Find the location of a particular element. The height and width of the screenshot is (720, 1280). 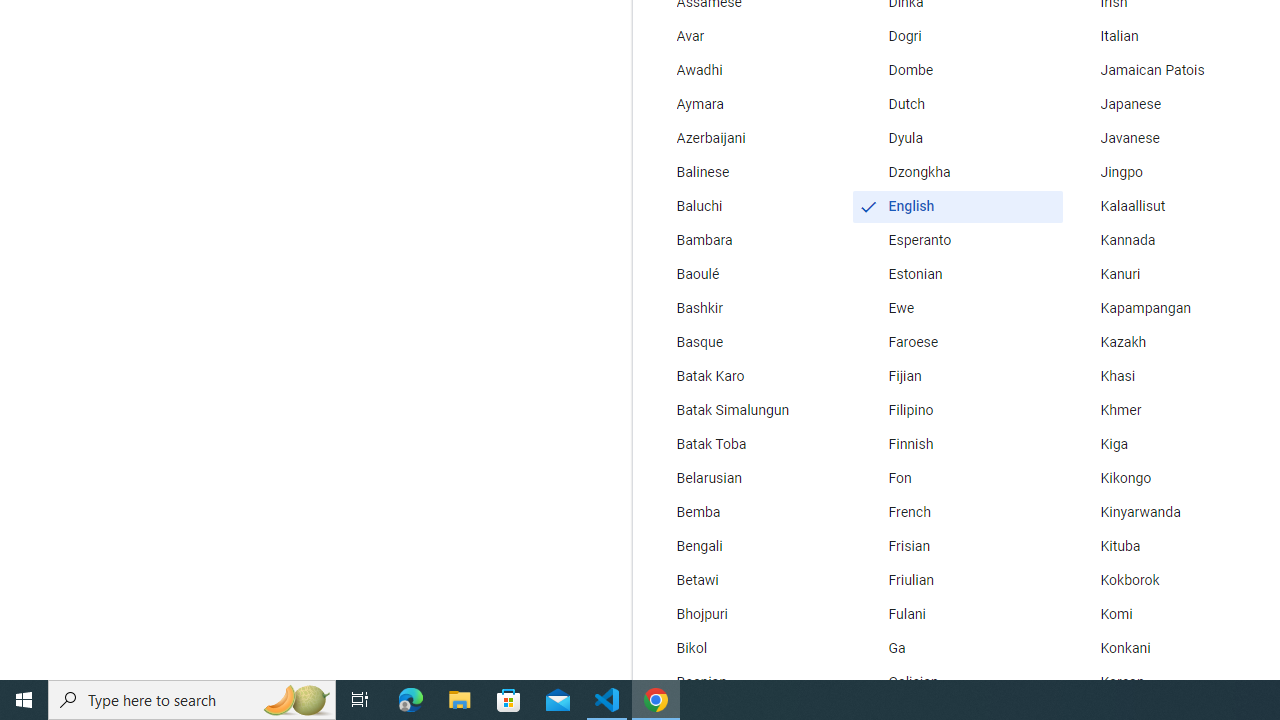

'Belarusian' is located at coordinates (744, 479).